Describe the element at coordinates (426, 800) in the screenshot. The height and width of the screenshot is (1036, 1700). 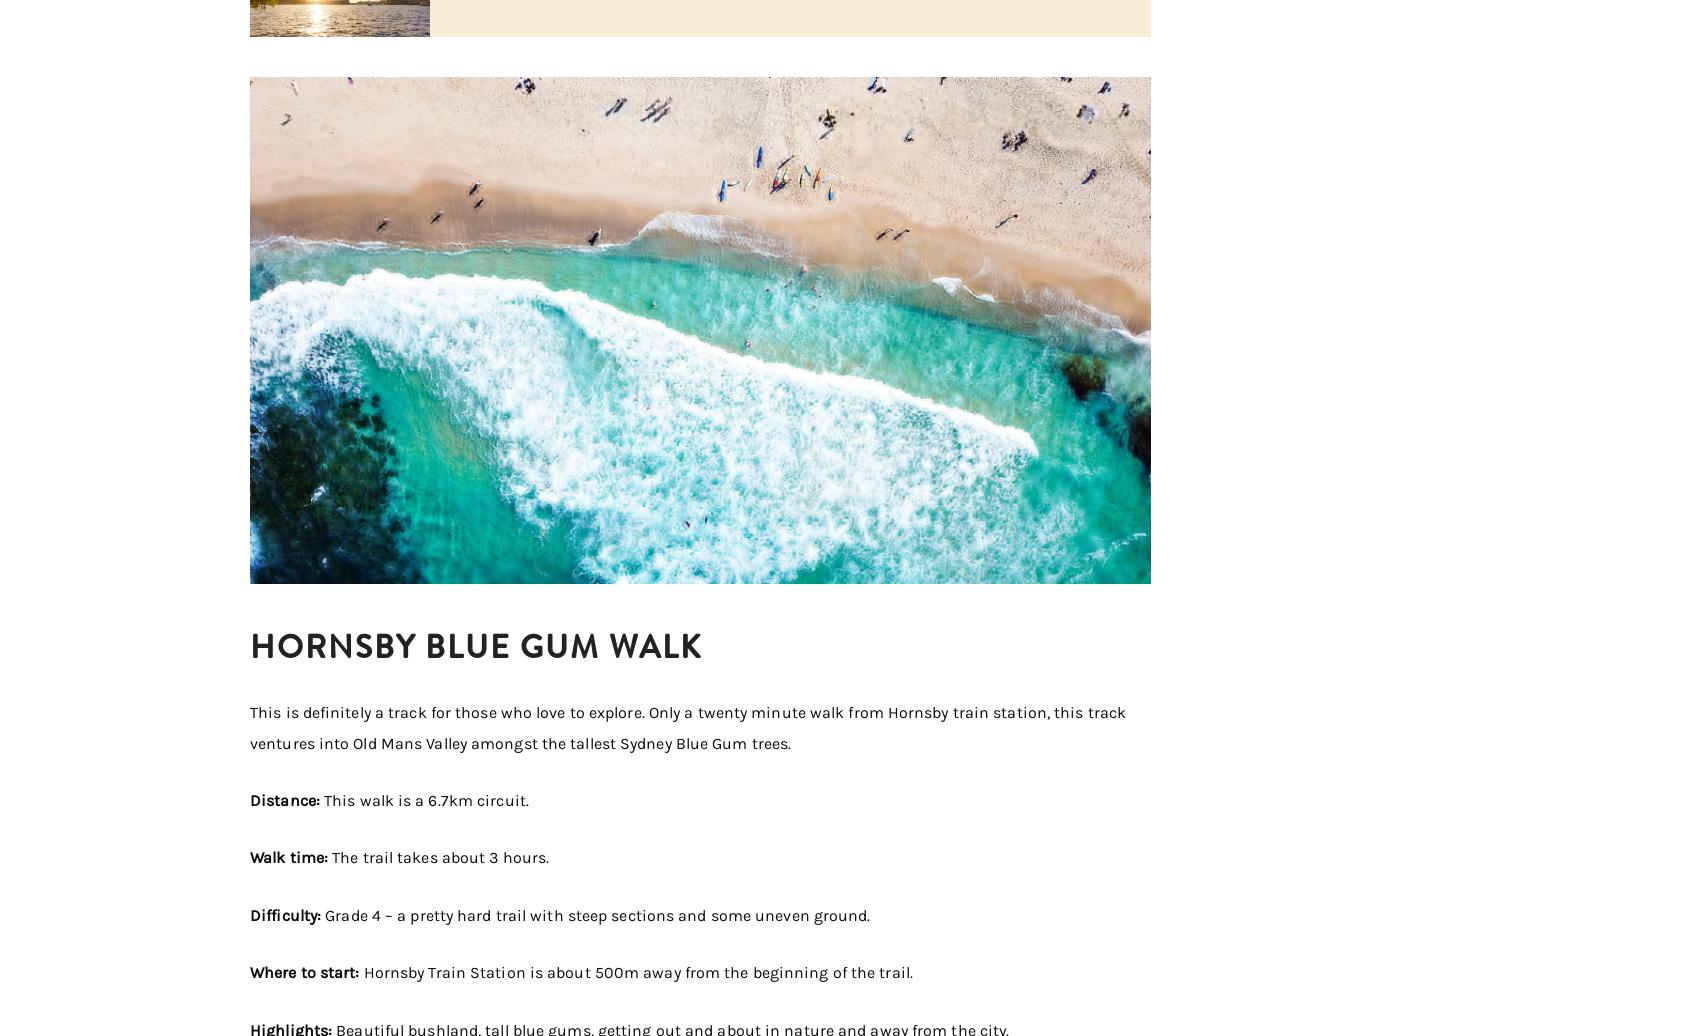
I see `'This walk is a 6.7km circuit.'` at that location.